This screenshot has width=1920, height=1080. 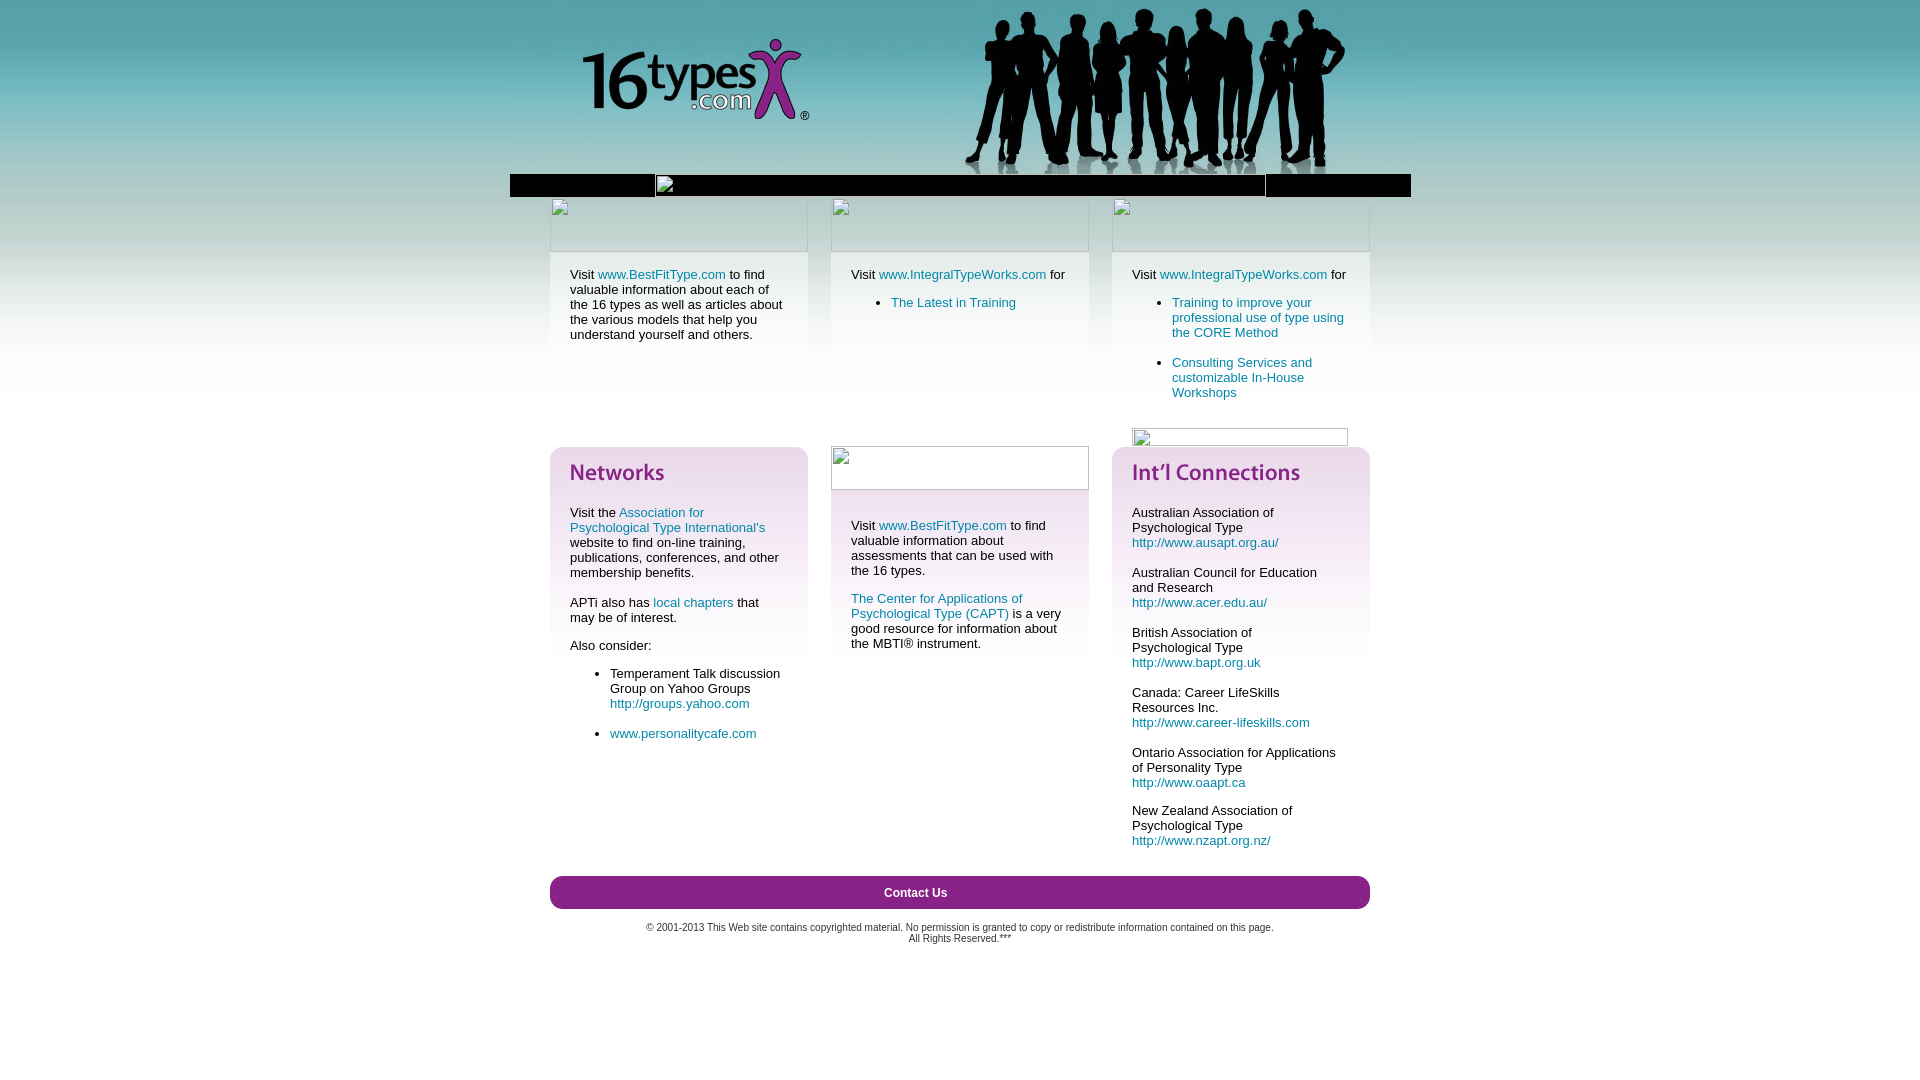 What do you see at coordinates (1199, 601) in the screenshot?
I see `'http://www.acer.edu.au/'` at bounding box center [1199, 601].